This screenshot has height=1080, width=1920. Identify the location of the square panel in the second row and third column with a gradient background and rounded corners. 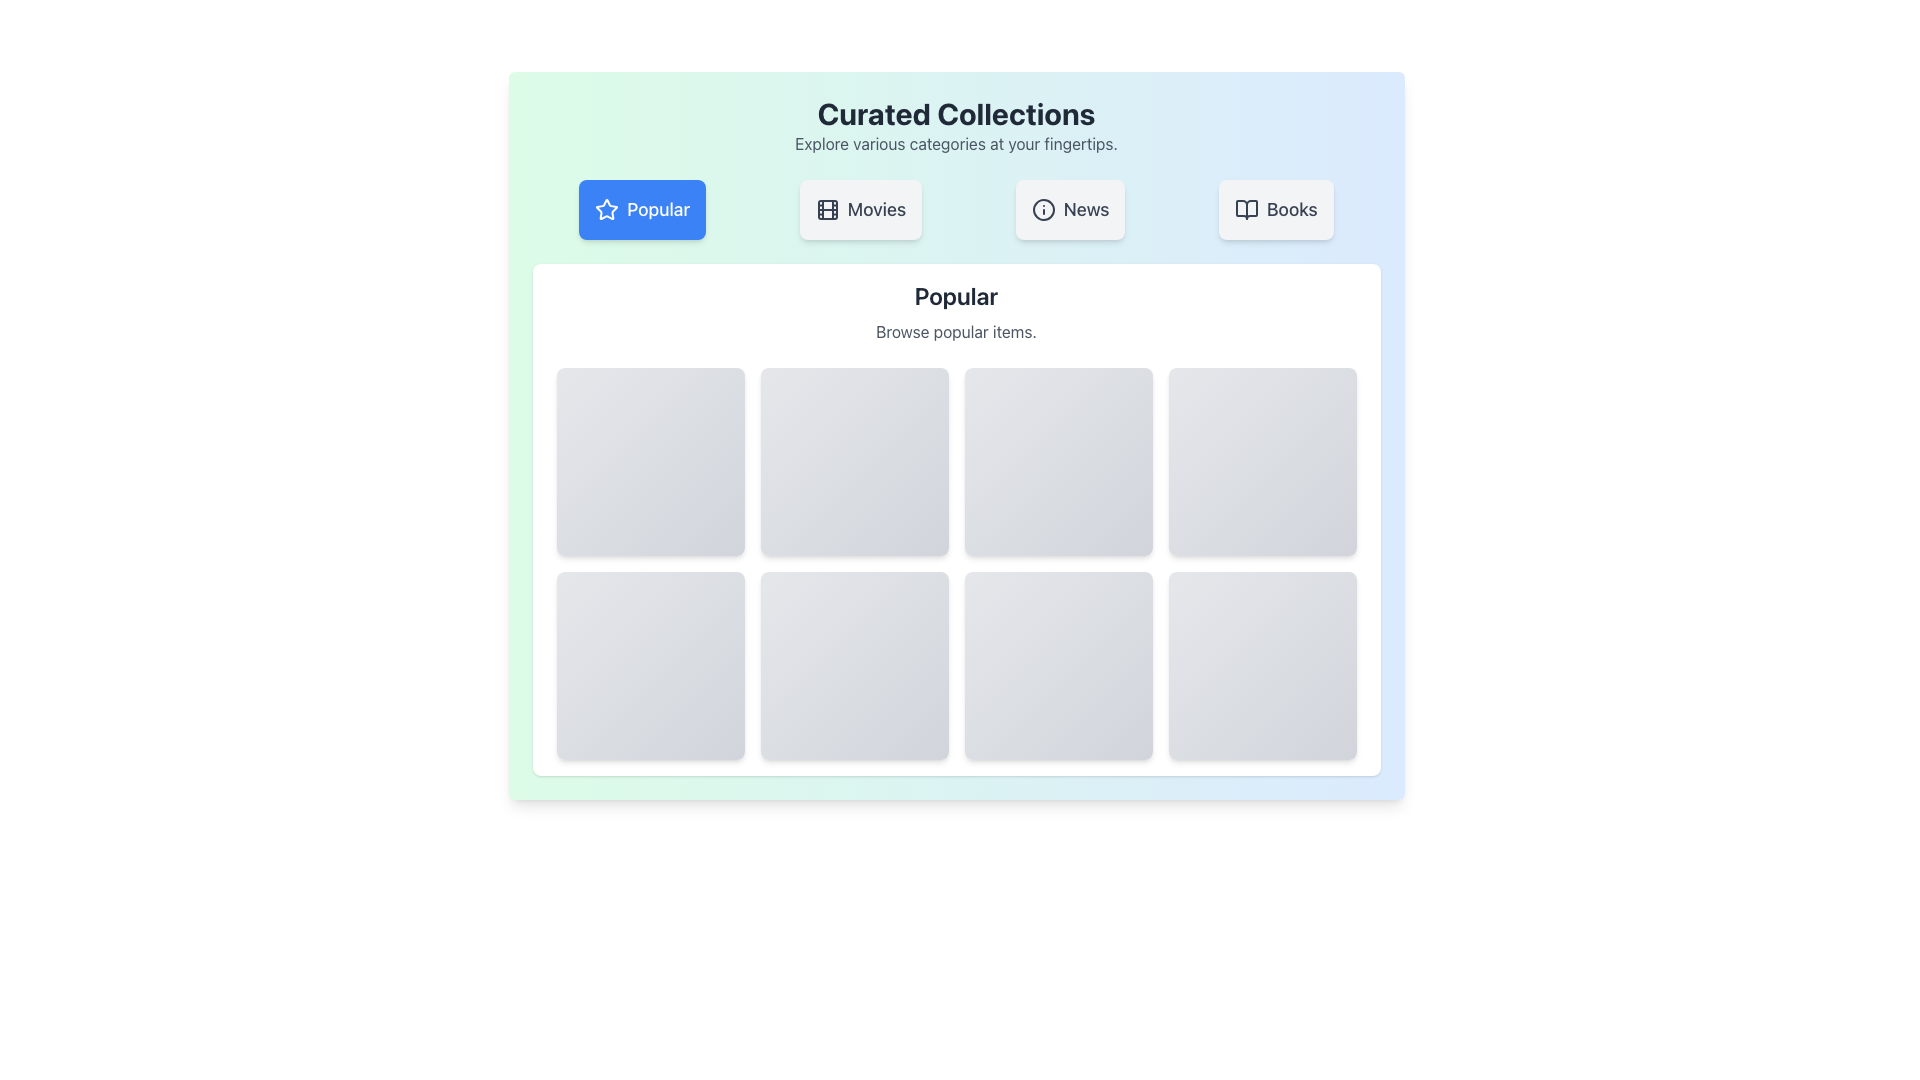
(1057, 666).